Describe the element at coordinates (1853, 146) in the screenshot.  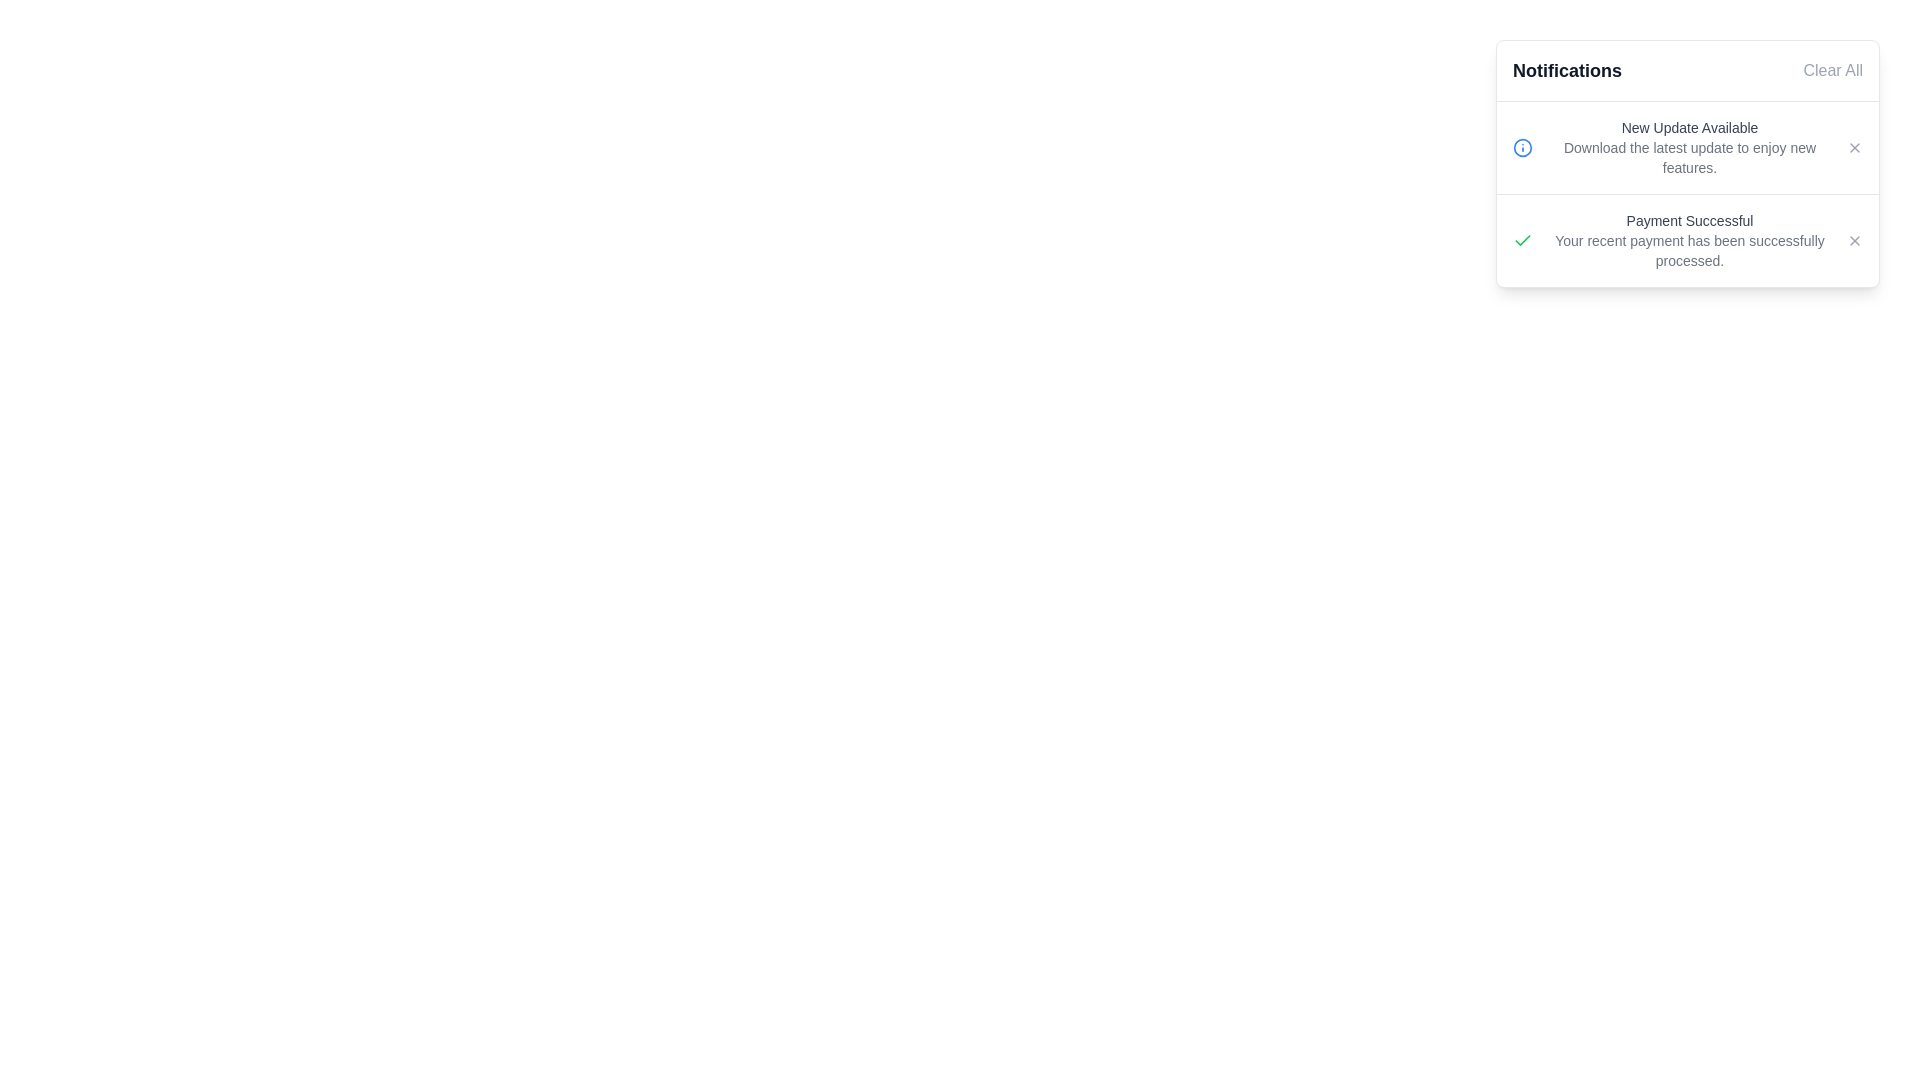
I see `the small 'X' button in the notification area` at that location.